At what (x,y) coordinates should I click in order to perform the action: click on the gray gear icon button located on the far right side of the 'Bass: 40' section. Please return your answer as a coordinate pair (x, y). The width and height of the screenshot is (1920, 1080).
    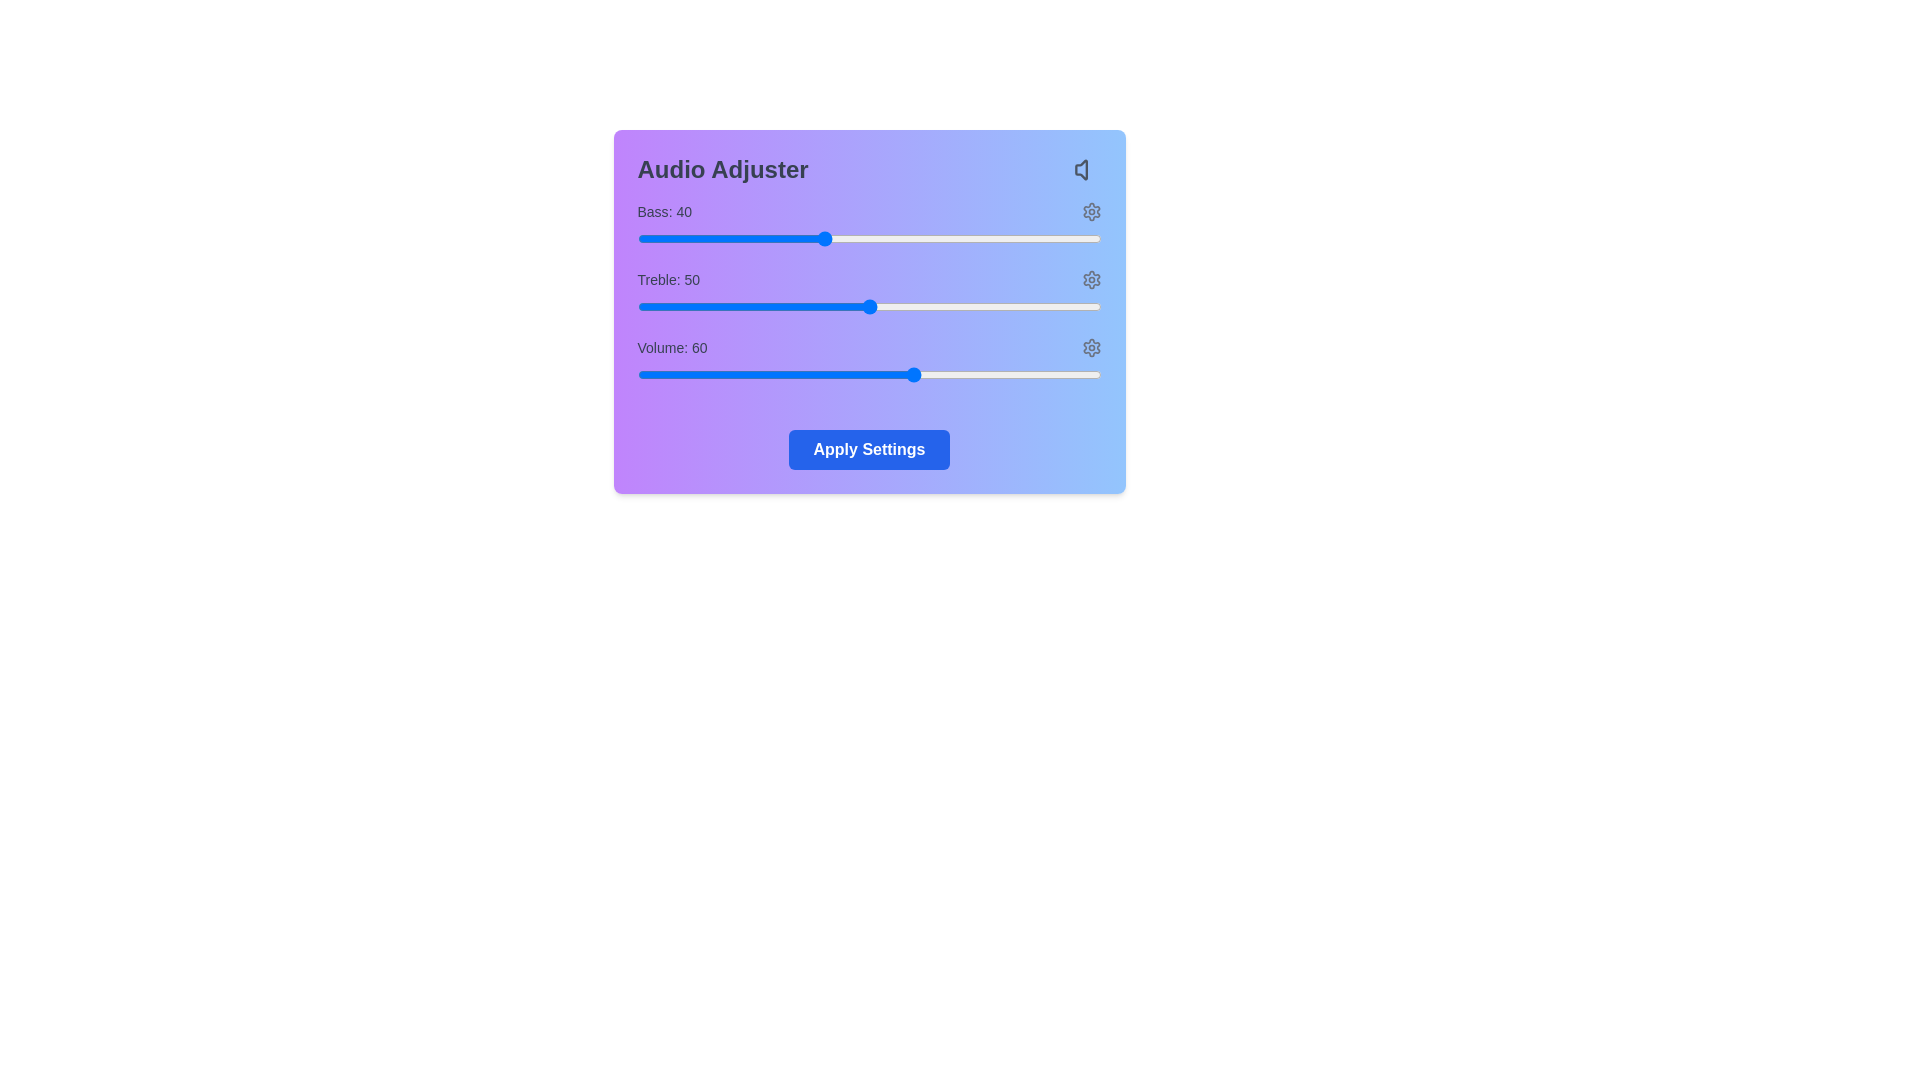
    Looking at the image, I should click on (1090, 212).